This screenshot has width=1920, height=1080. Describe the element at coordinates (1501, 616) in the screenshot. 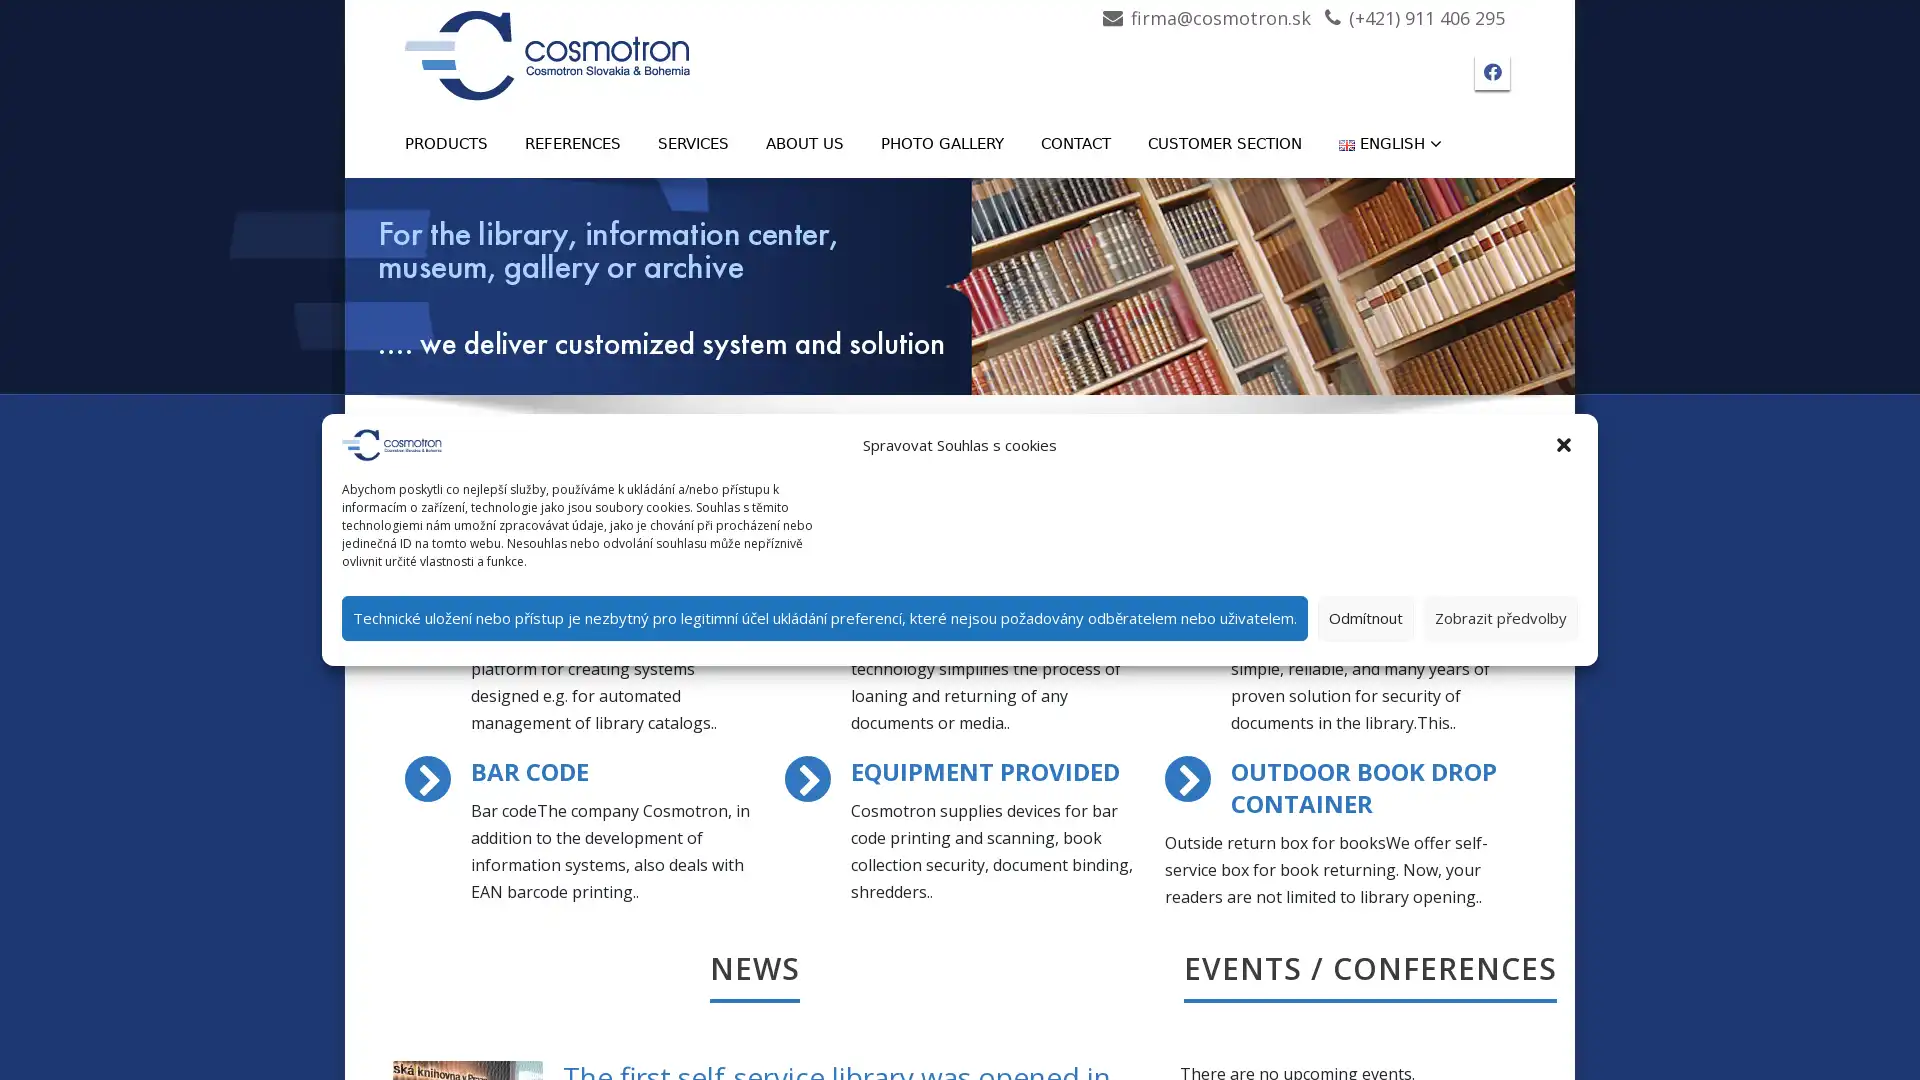

I see `Zobrazit predvolby` at that location.